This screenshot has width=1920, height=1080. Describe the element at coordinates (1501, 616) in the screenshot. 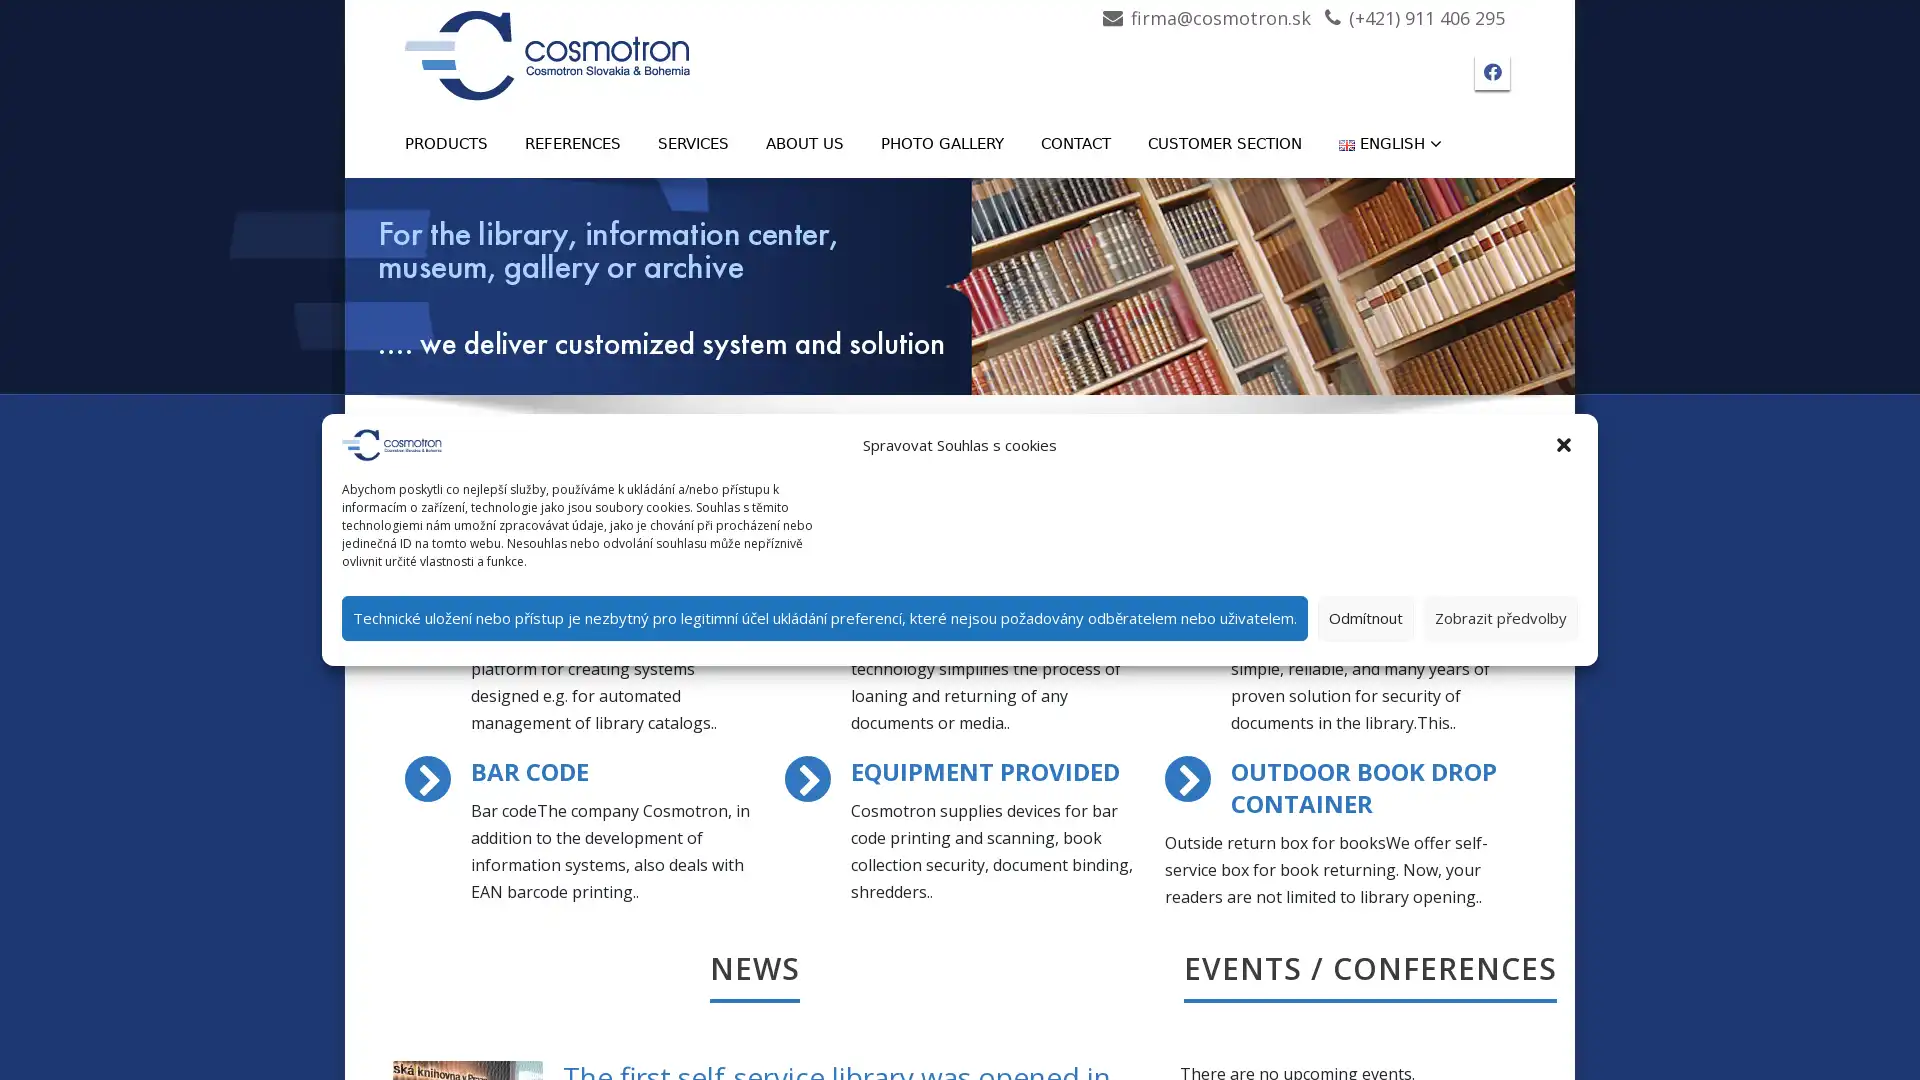

I see `Zobrazit predvolby` at that location.